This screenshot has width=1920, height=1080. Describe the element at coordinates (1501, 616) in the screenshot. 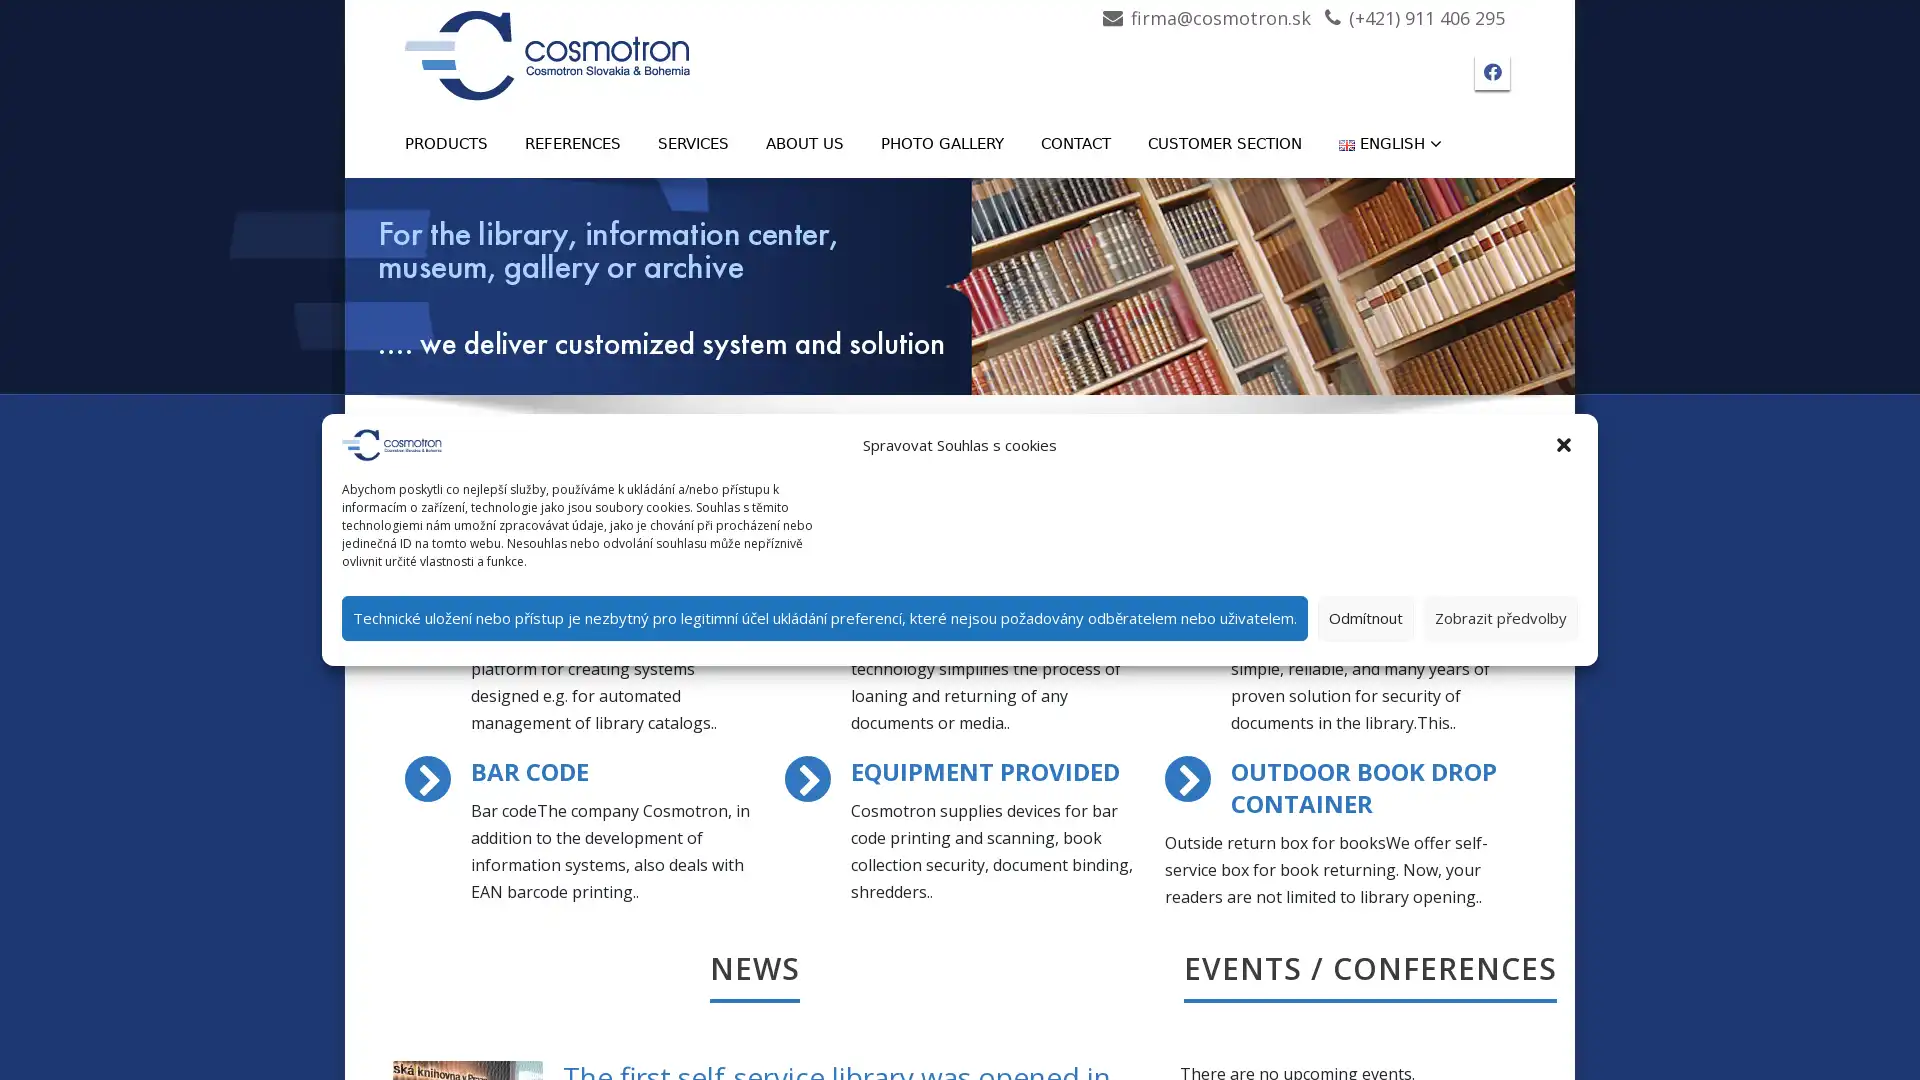

I see `Zobrazit predvolby` at that location.